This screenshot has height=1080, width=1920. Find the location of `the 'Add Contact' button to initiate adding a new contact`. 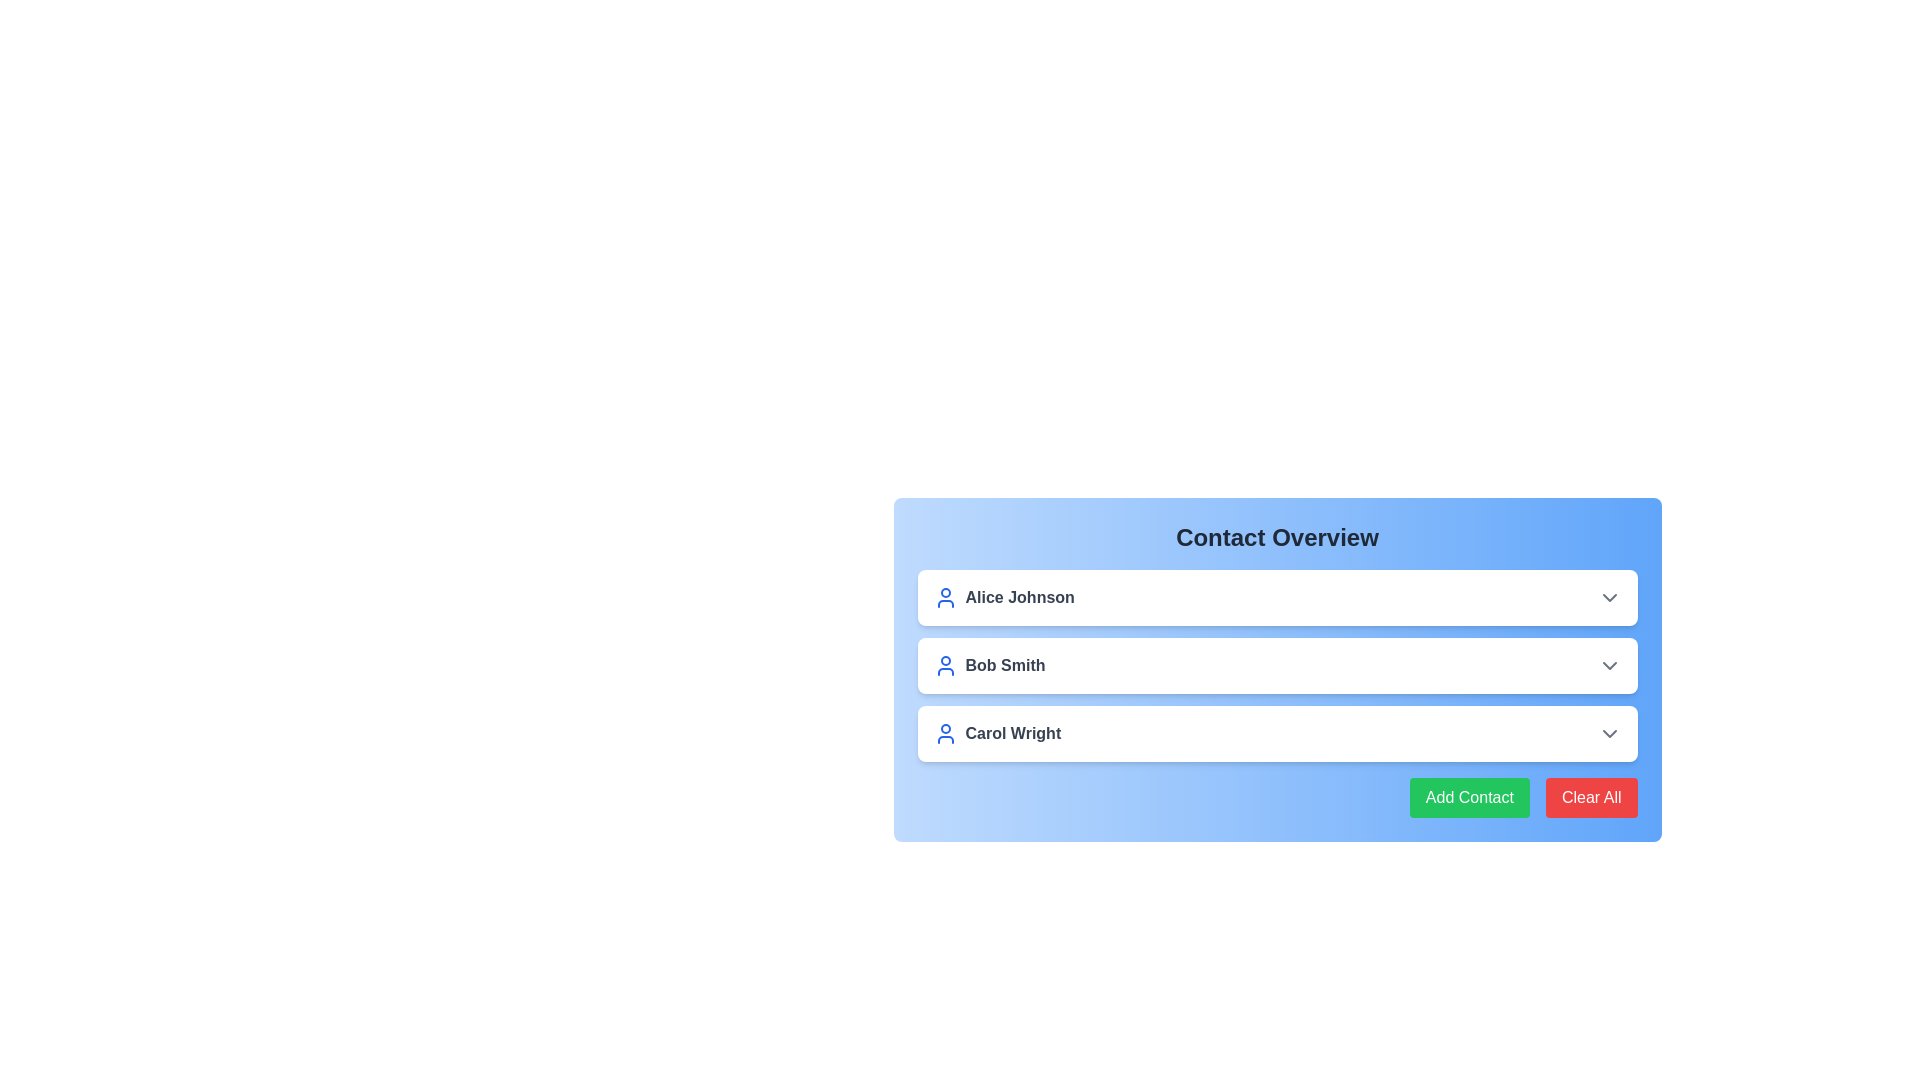

the 'Add Contact' button to initiate adding a new contact is located at coordinates (1469, 797).